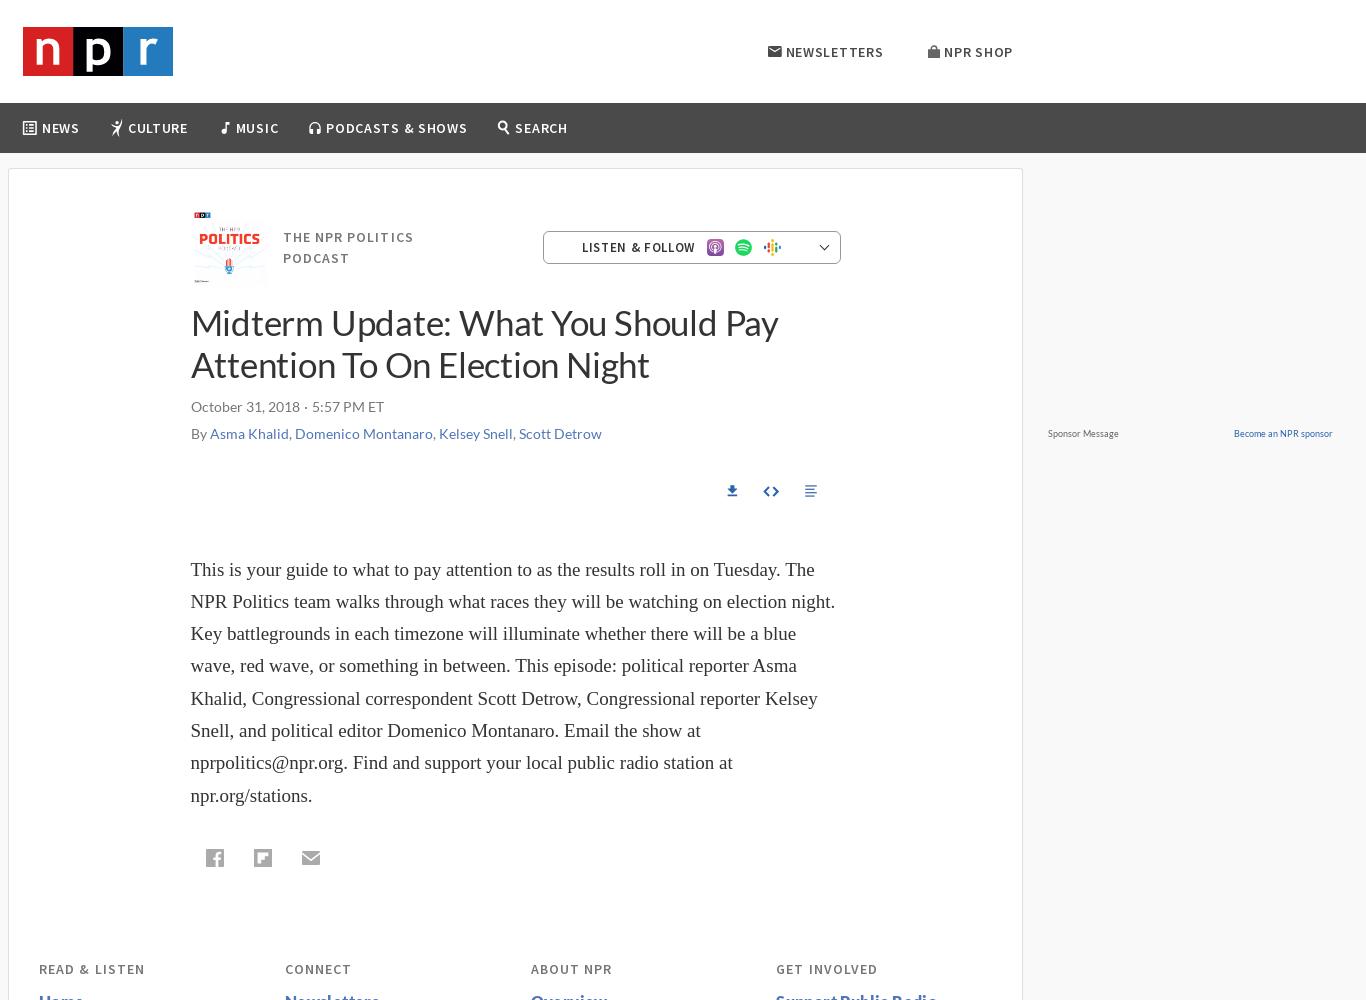 This screenshot has width=1366, height=1000. Describe the element at coordinates (569, 968) in the screenshot. I see `'About NPR'` at that location.